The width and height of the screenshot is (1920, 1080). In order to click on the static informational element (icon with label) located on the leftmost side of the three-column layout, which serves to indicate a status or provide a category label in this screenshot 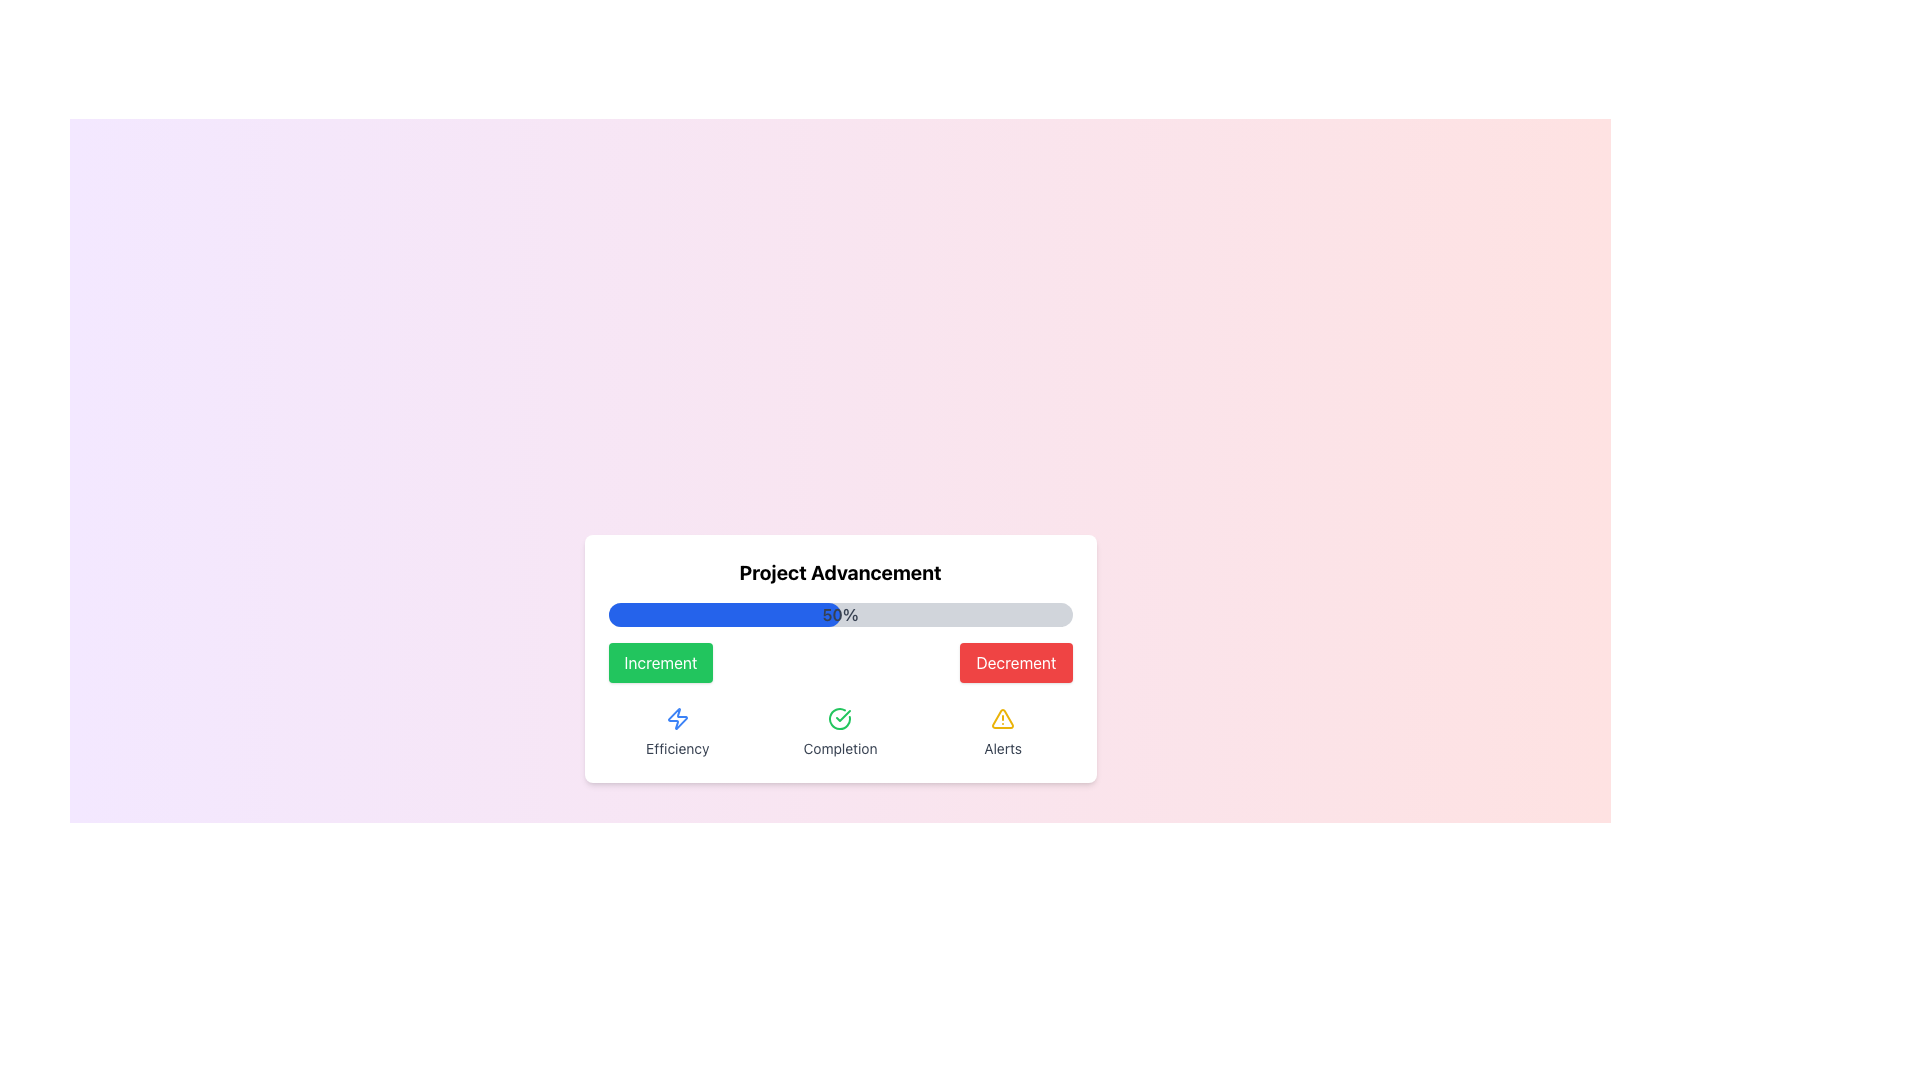, I will do `click(677, 732)`.